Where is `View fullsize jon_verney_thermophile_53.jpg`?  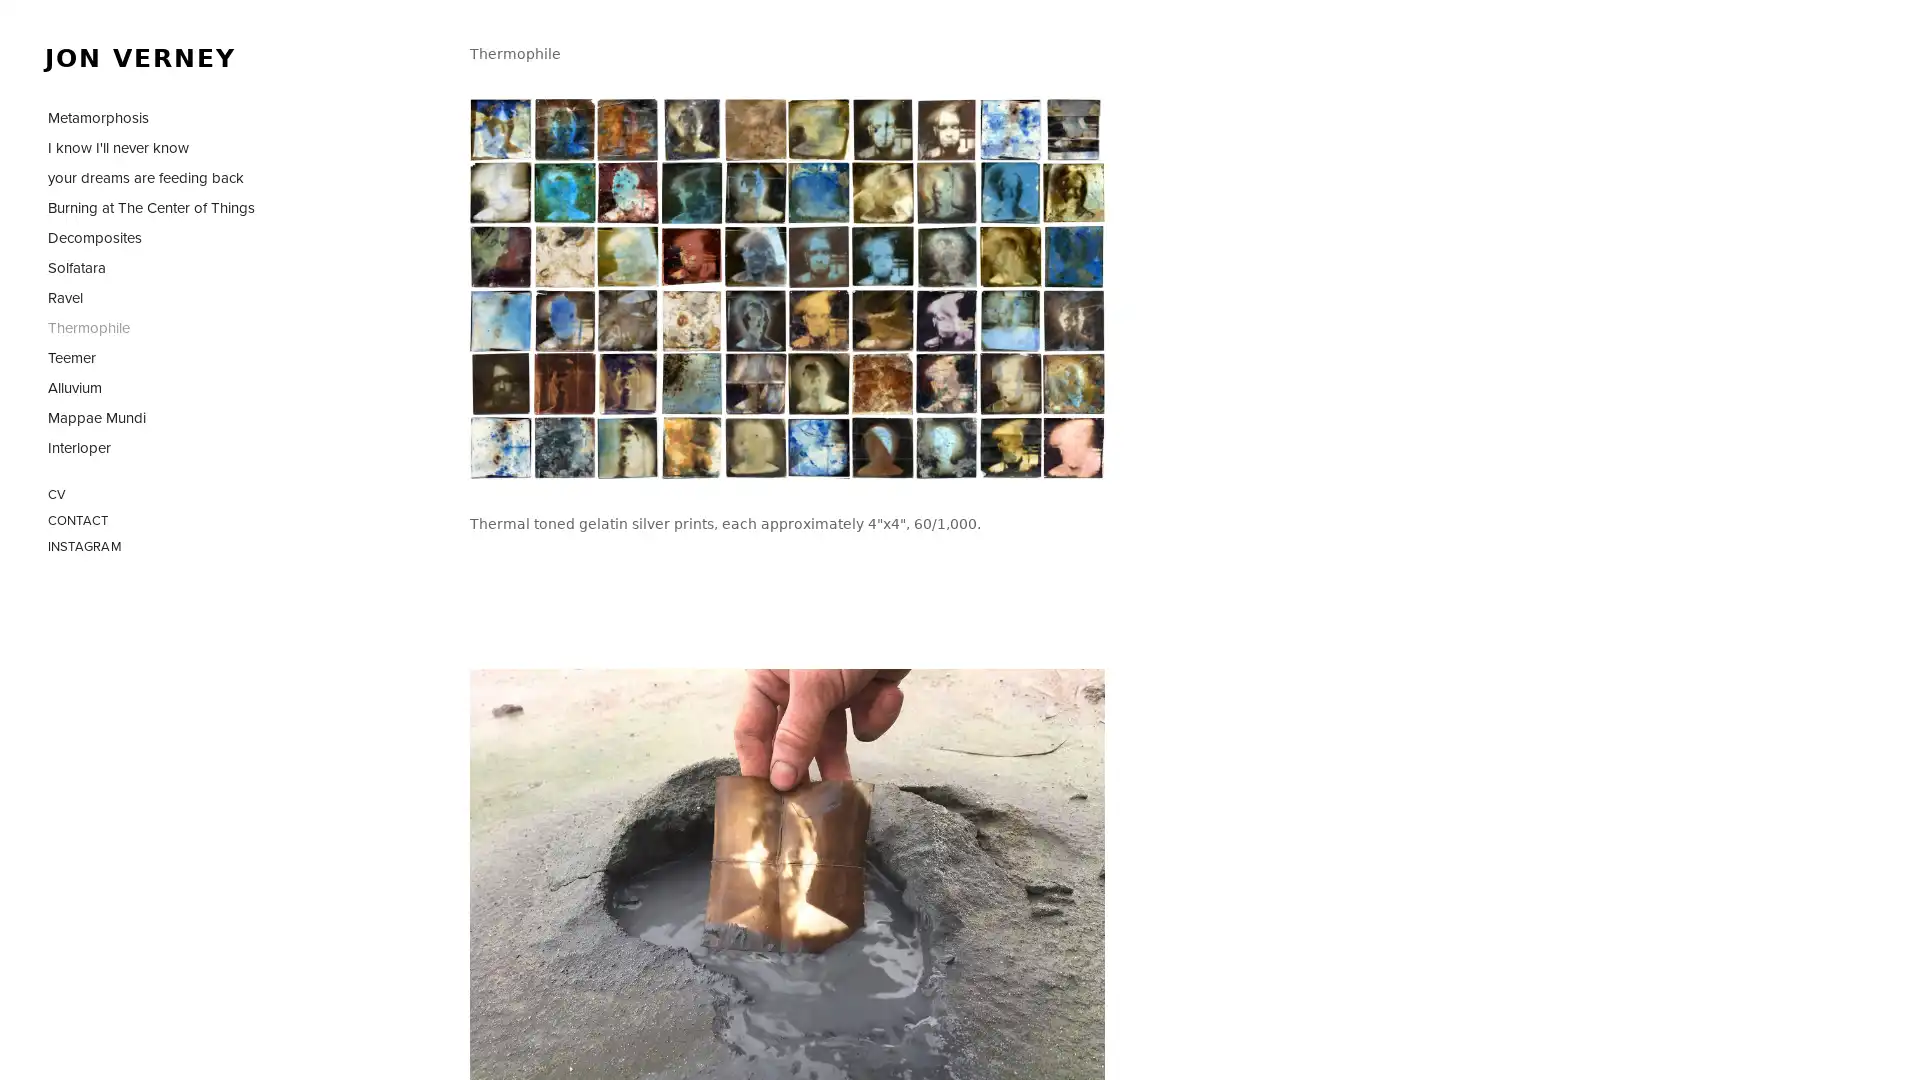
View fullsize jon_verney_thermophile_53.jpg is located at coordinates (1072, 319).